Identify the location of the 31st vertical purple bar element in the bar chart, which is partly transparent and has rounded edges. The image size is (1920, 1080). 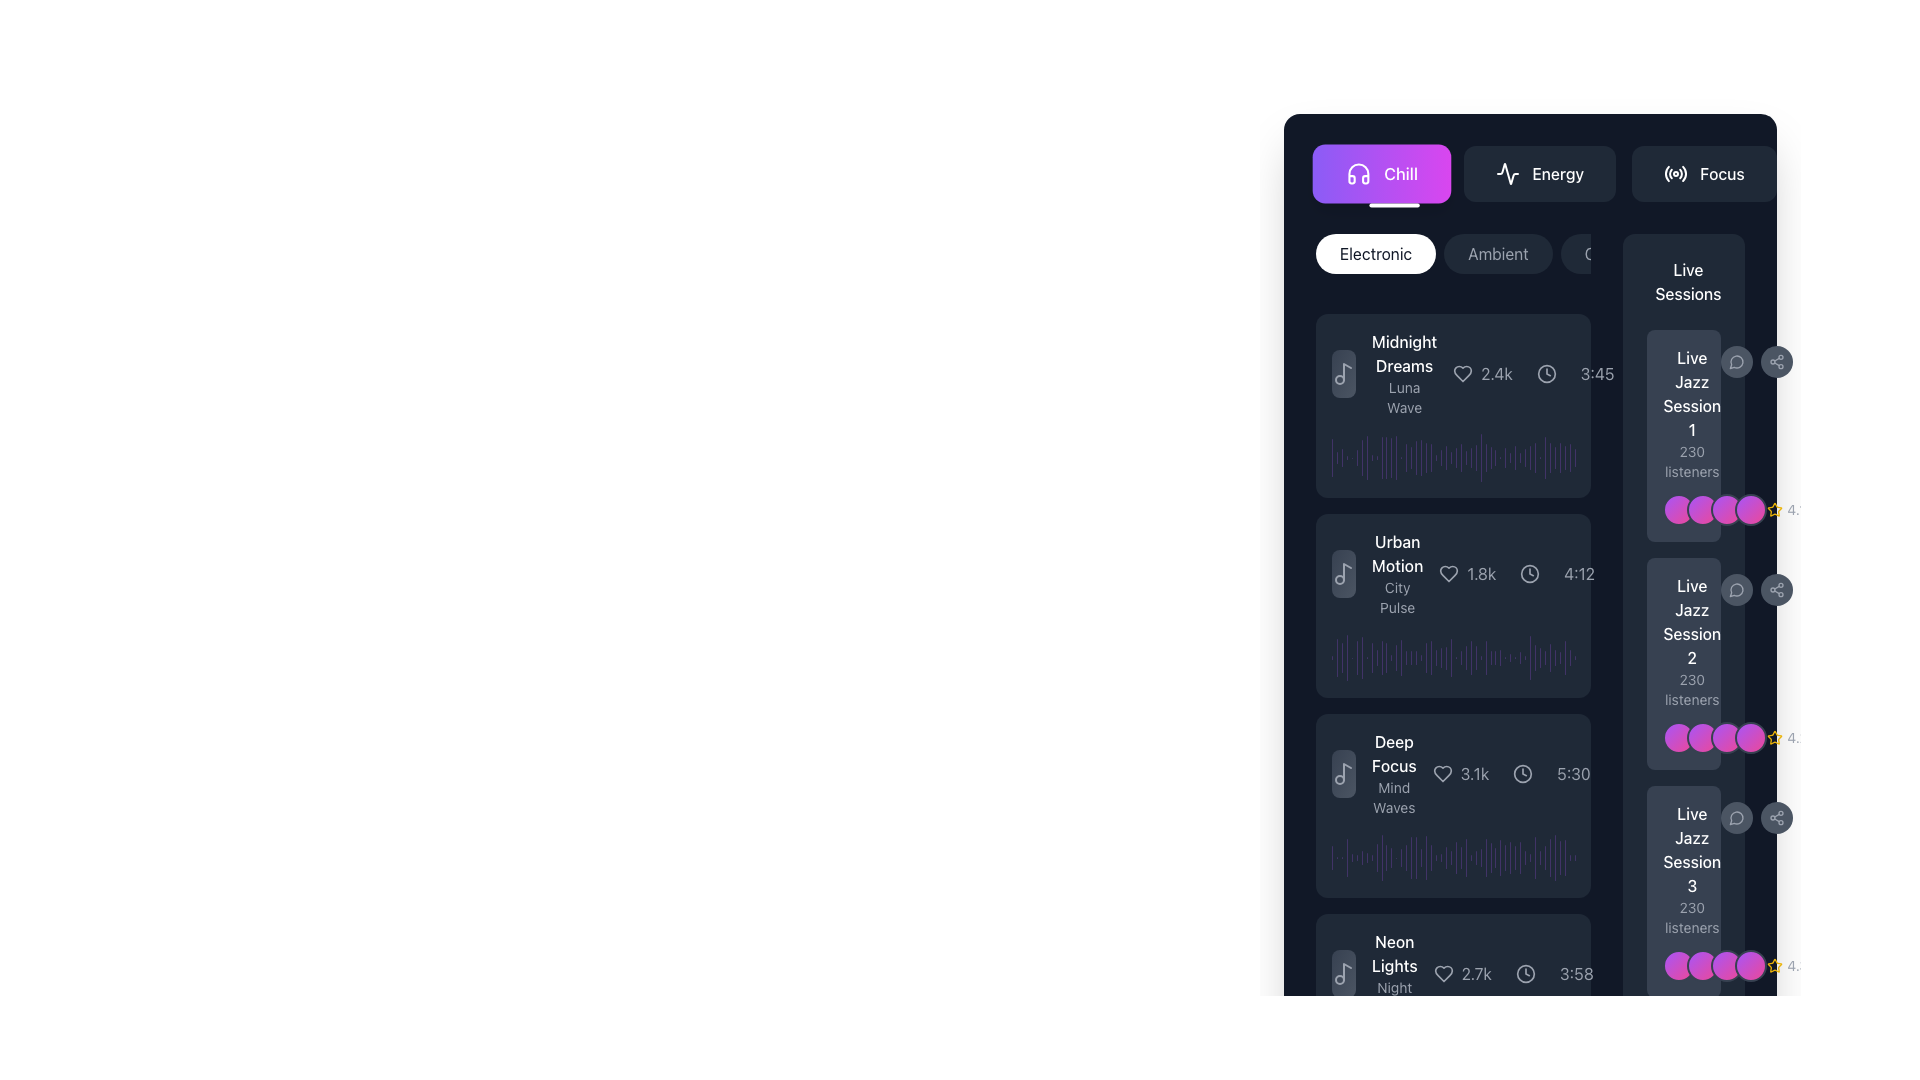
(1534, 1056).